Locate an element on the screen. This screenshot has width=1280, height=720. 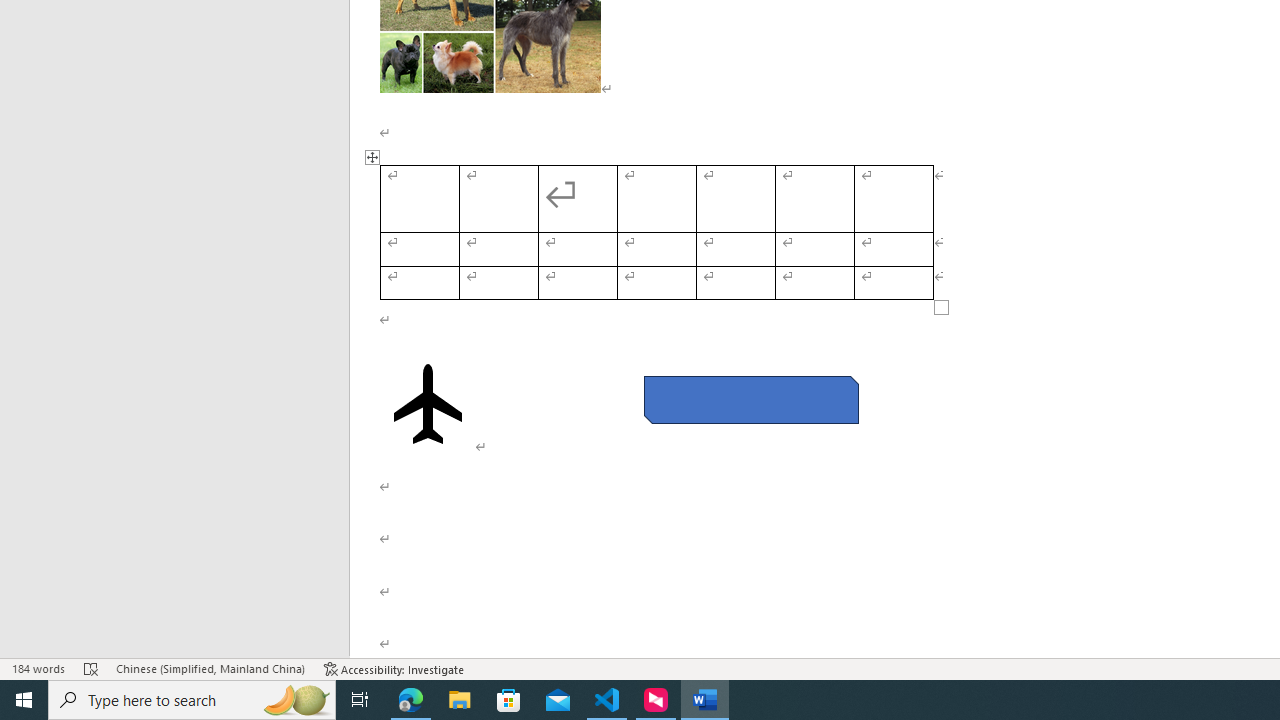
'Word - 1 running window' is located at coordinates (705, 698).